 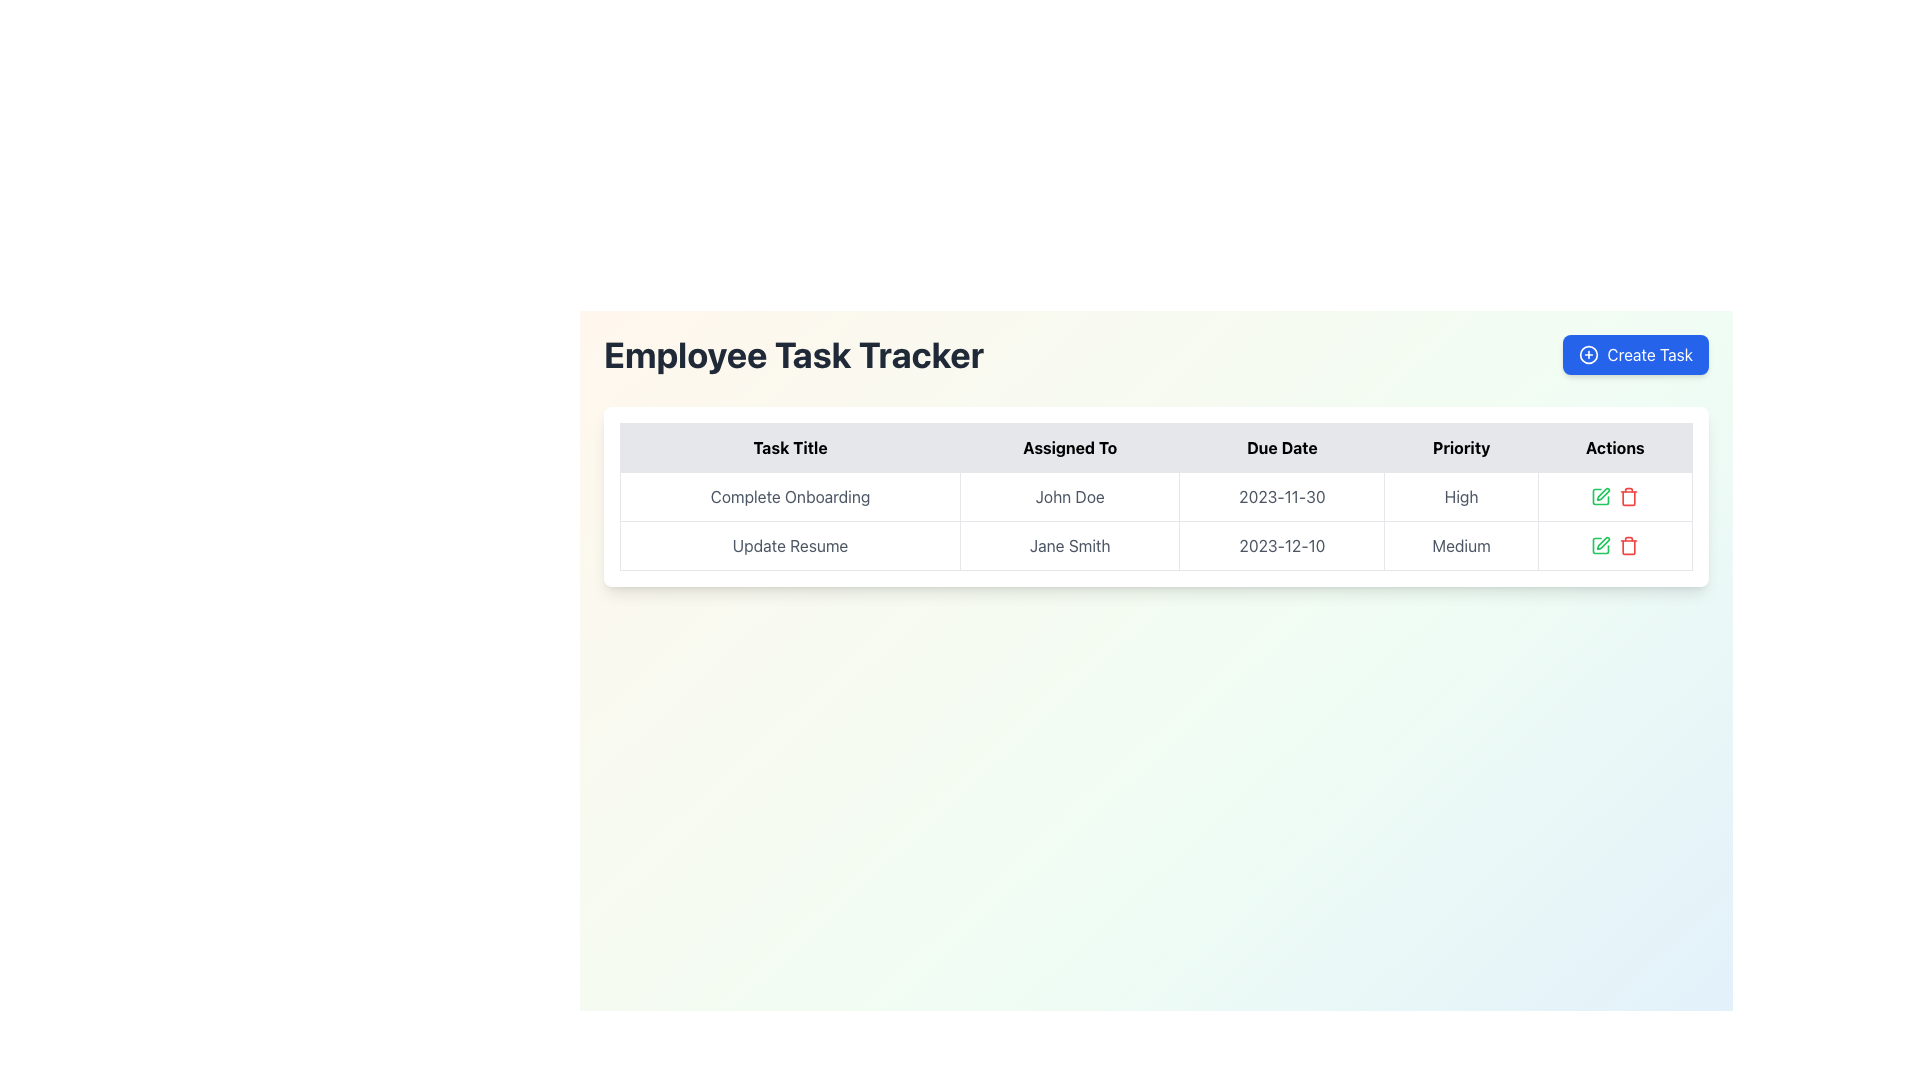 What do you see at coordinates (1282, 546) in the screenshot?
I see `the Text display element that shows the due date for the task 'Update Resume' assigned to 'Jane Smith' in the second row of the table under the 'Due Date' column` at bounding box center [1282, 546].